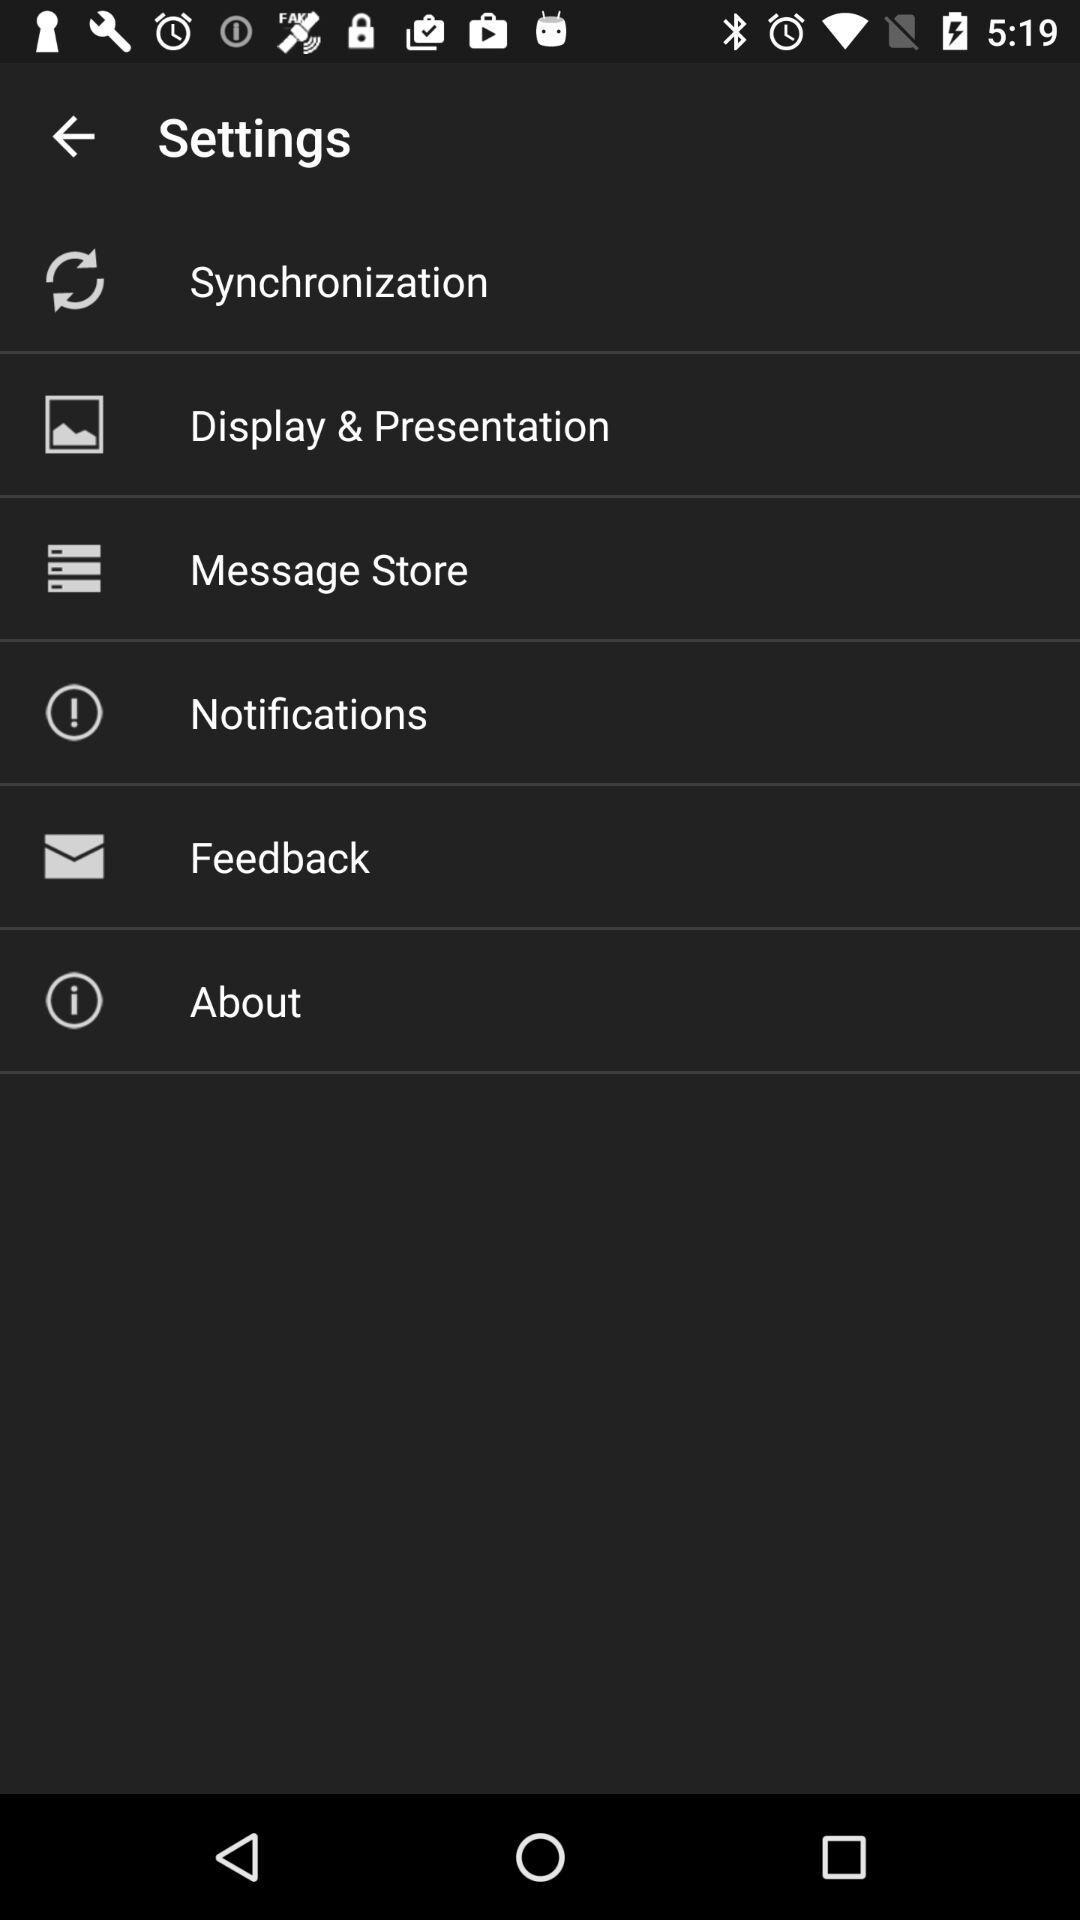 The height and width of the screenshot is (1920, 1080). I want to click on item below the settings item, so click(338, 279).